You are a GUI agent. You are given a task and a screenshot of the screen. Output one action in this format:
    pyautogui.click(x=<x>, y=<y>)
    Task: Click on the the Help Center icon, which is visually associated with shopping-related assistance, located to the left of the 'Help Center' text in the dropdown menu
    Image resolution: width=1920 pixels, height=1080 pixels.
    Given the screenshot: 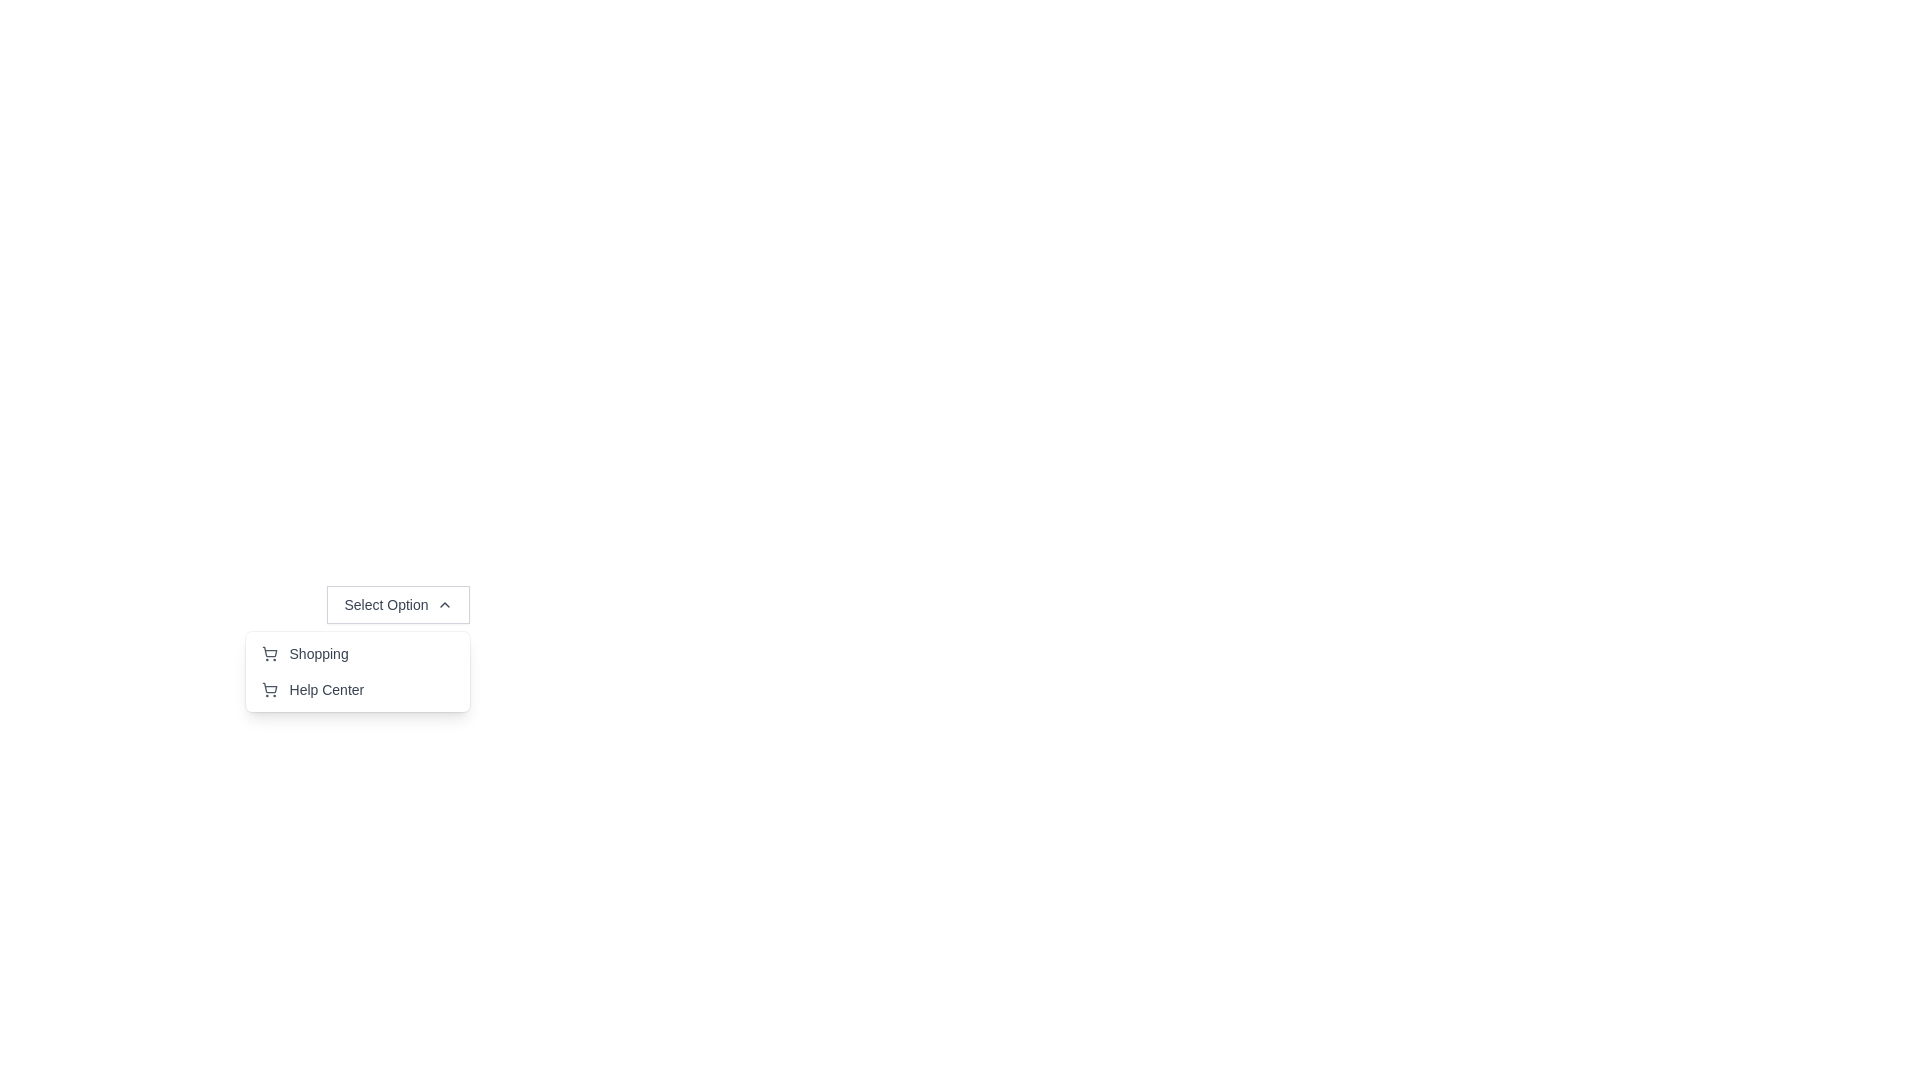 What is the action you would take?
    pyautogui.click(x=268, y=689)
    